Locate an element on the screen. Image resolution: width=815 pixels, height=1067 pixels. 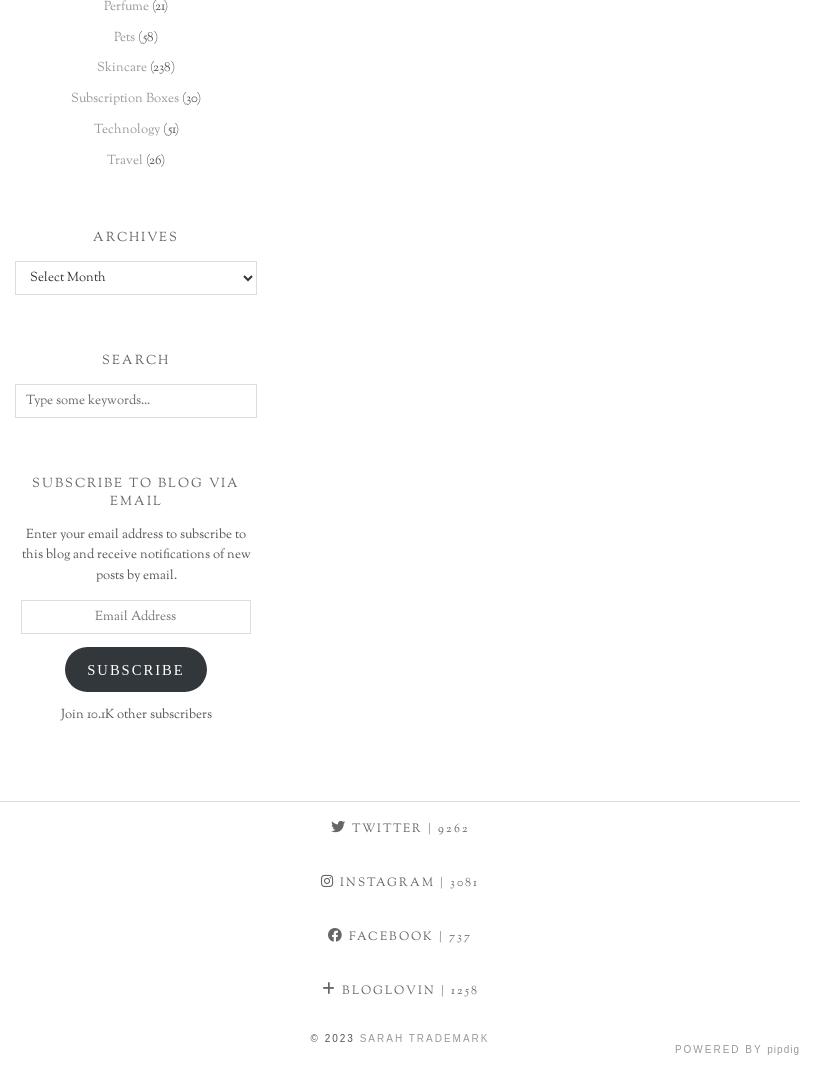
'(30)' is located at coordinates (178, 98).